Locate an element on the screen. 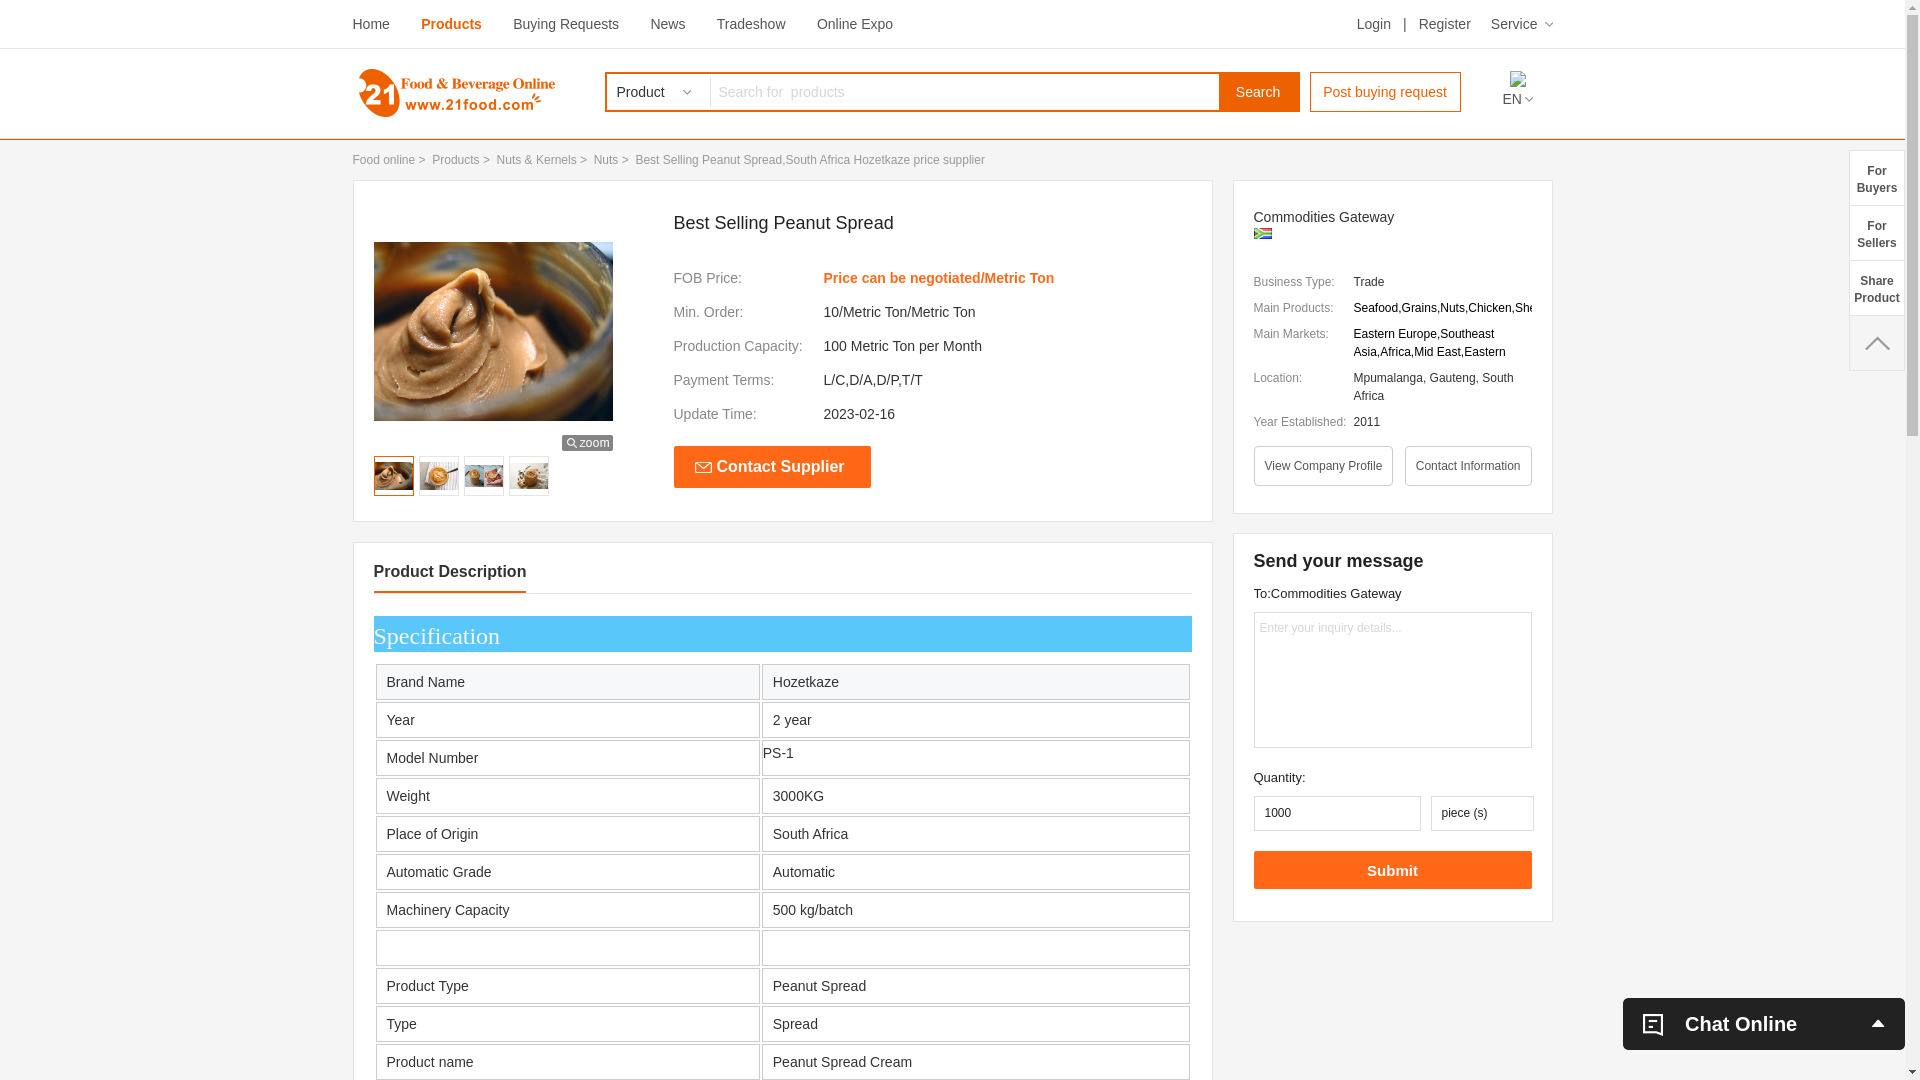 The width and height of the screenshot is (1920, 1080). 'Contact Information' is located at coordinates (1468, 466).